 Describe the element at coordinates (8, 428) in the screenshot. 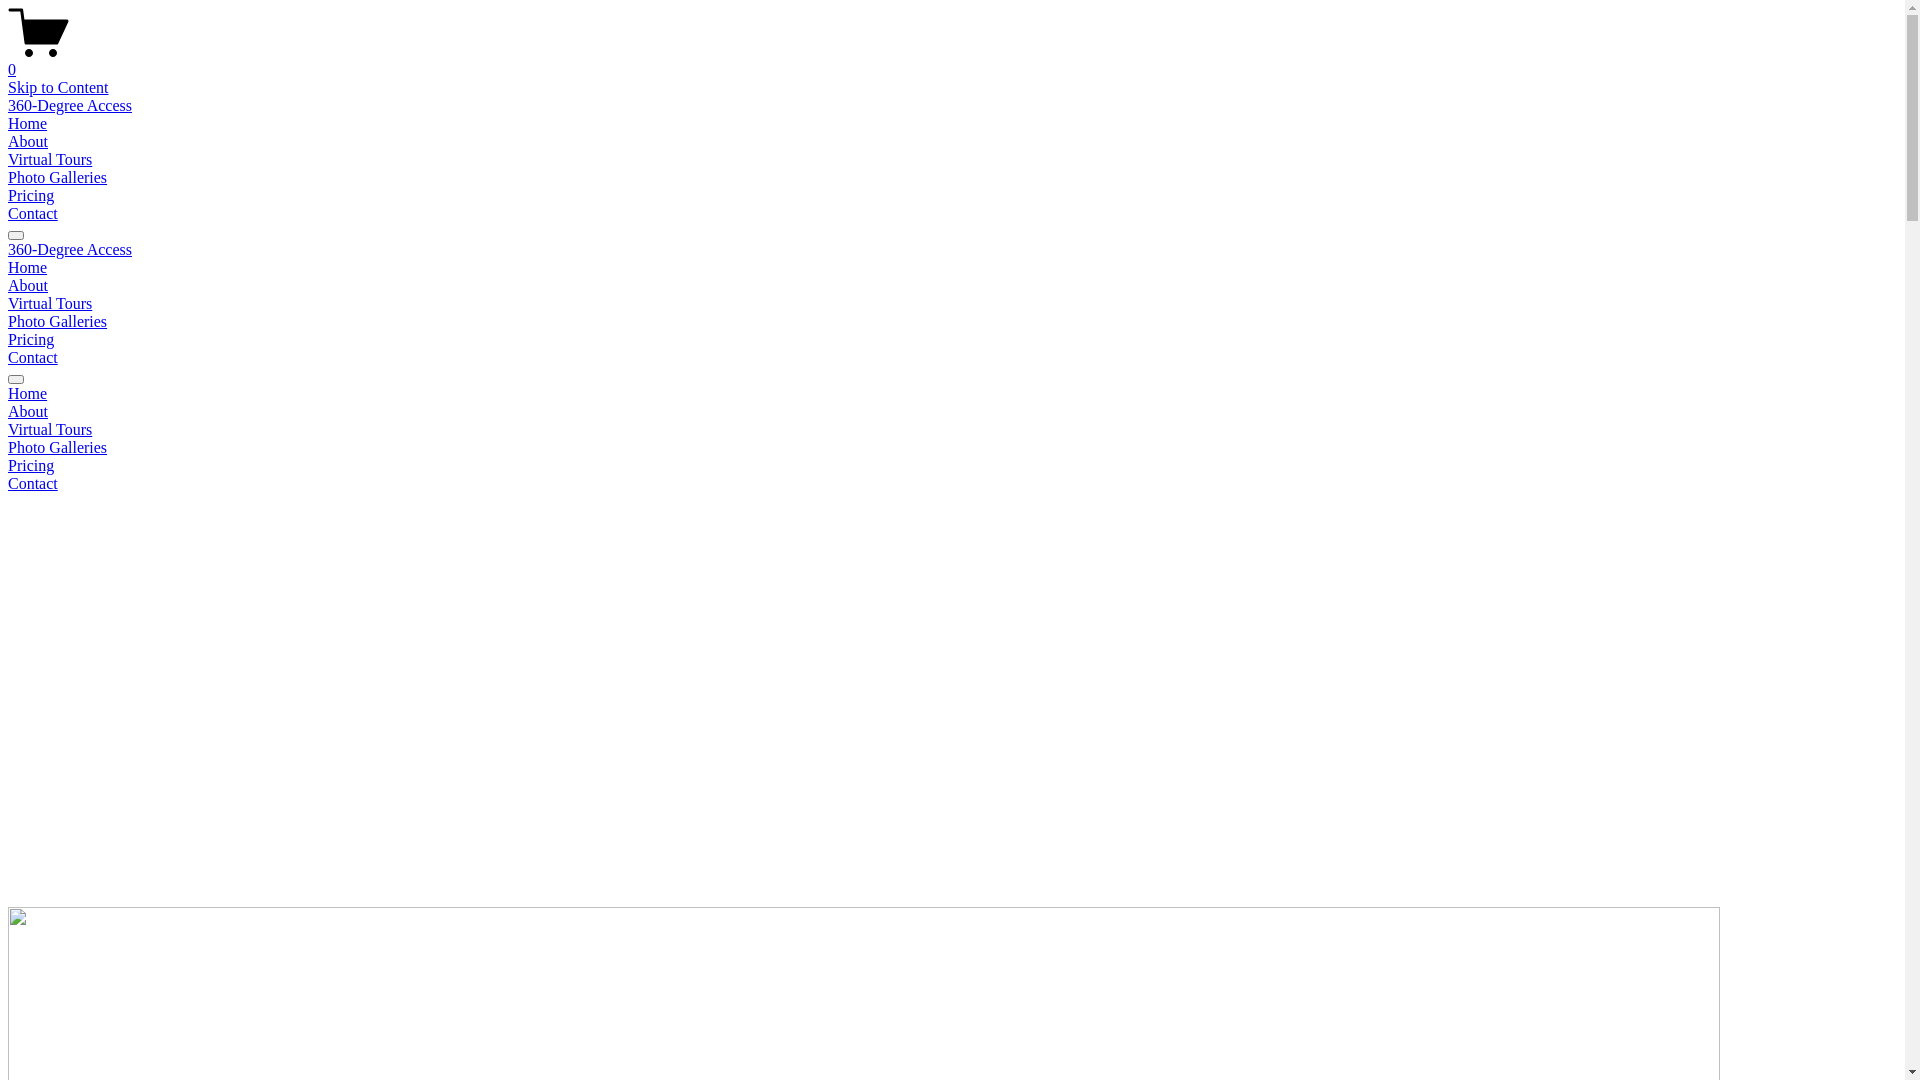

I see `'Virtual Tours'` at that location.